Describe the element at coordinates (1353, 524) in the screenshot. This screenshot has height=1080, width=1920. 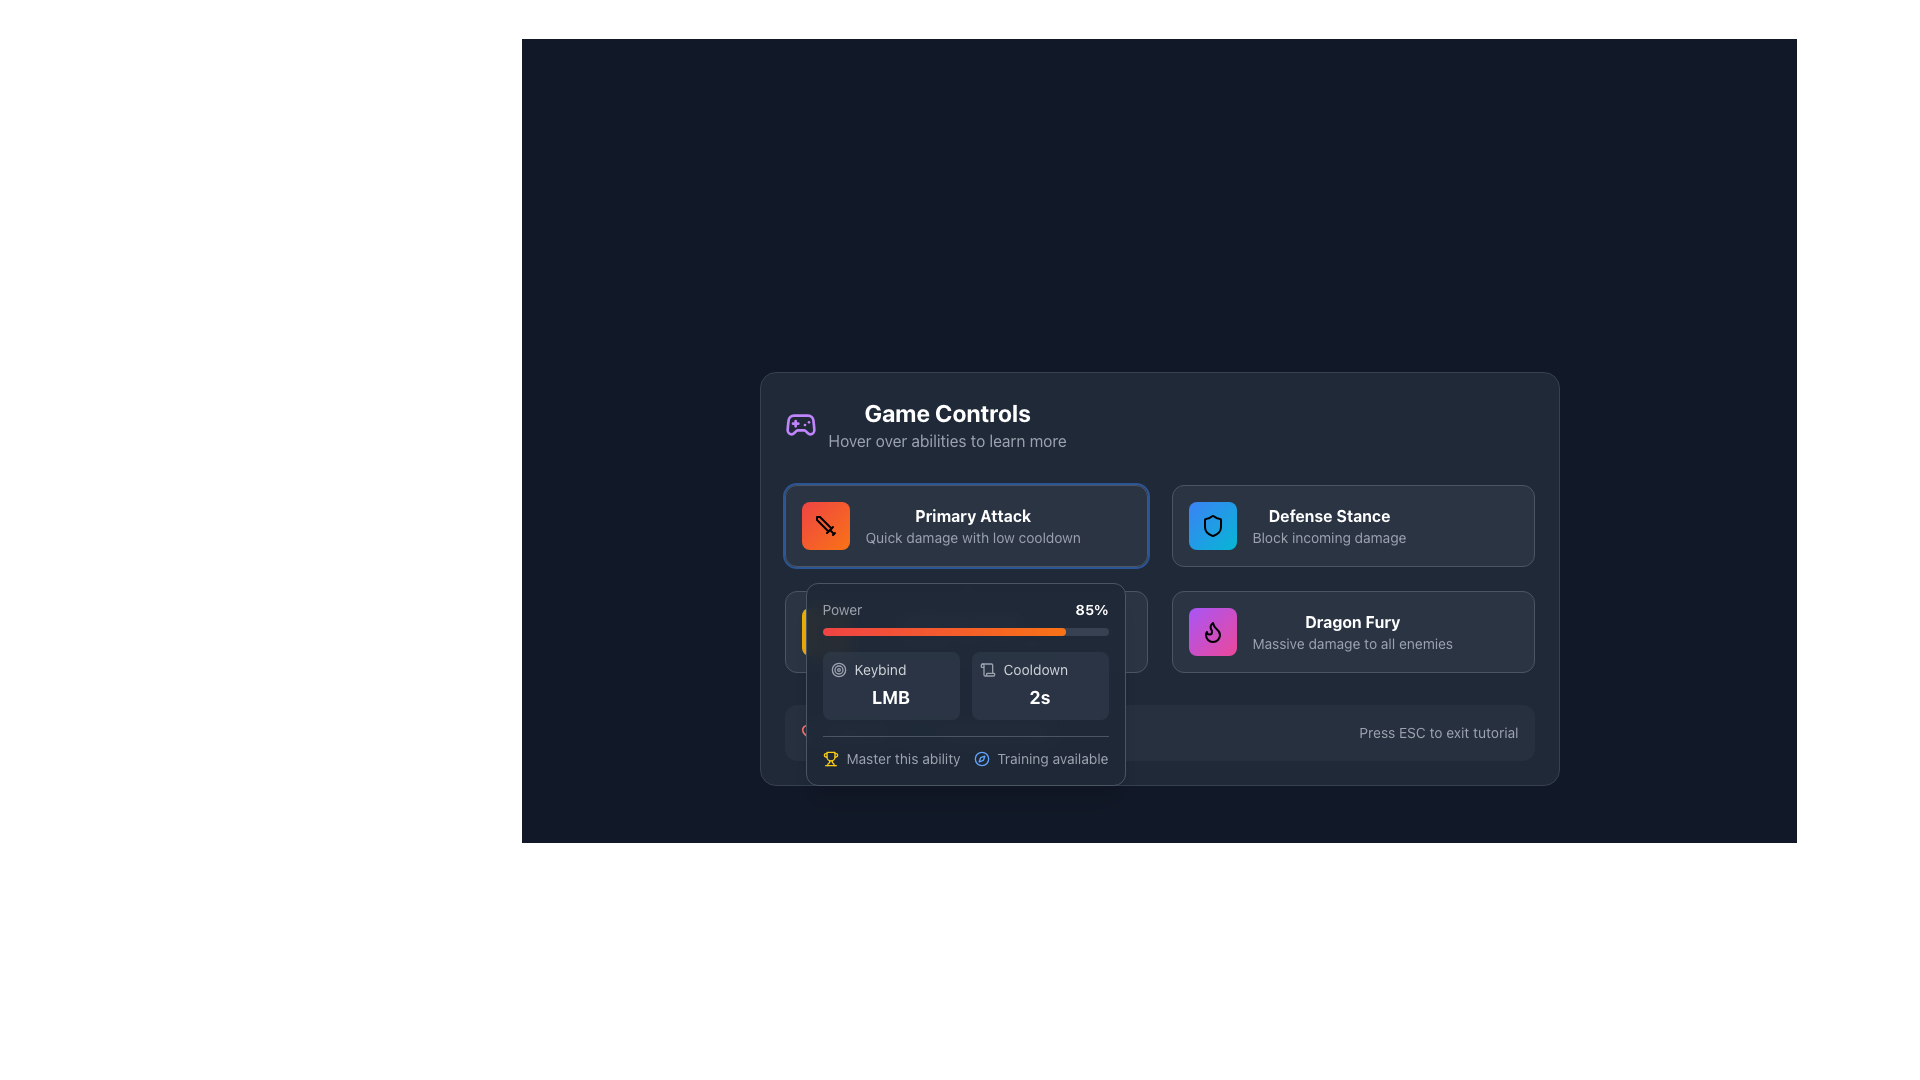
I see `the 'Defense Stance' informational card that describes its ability to block incoming damage` at that location.